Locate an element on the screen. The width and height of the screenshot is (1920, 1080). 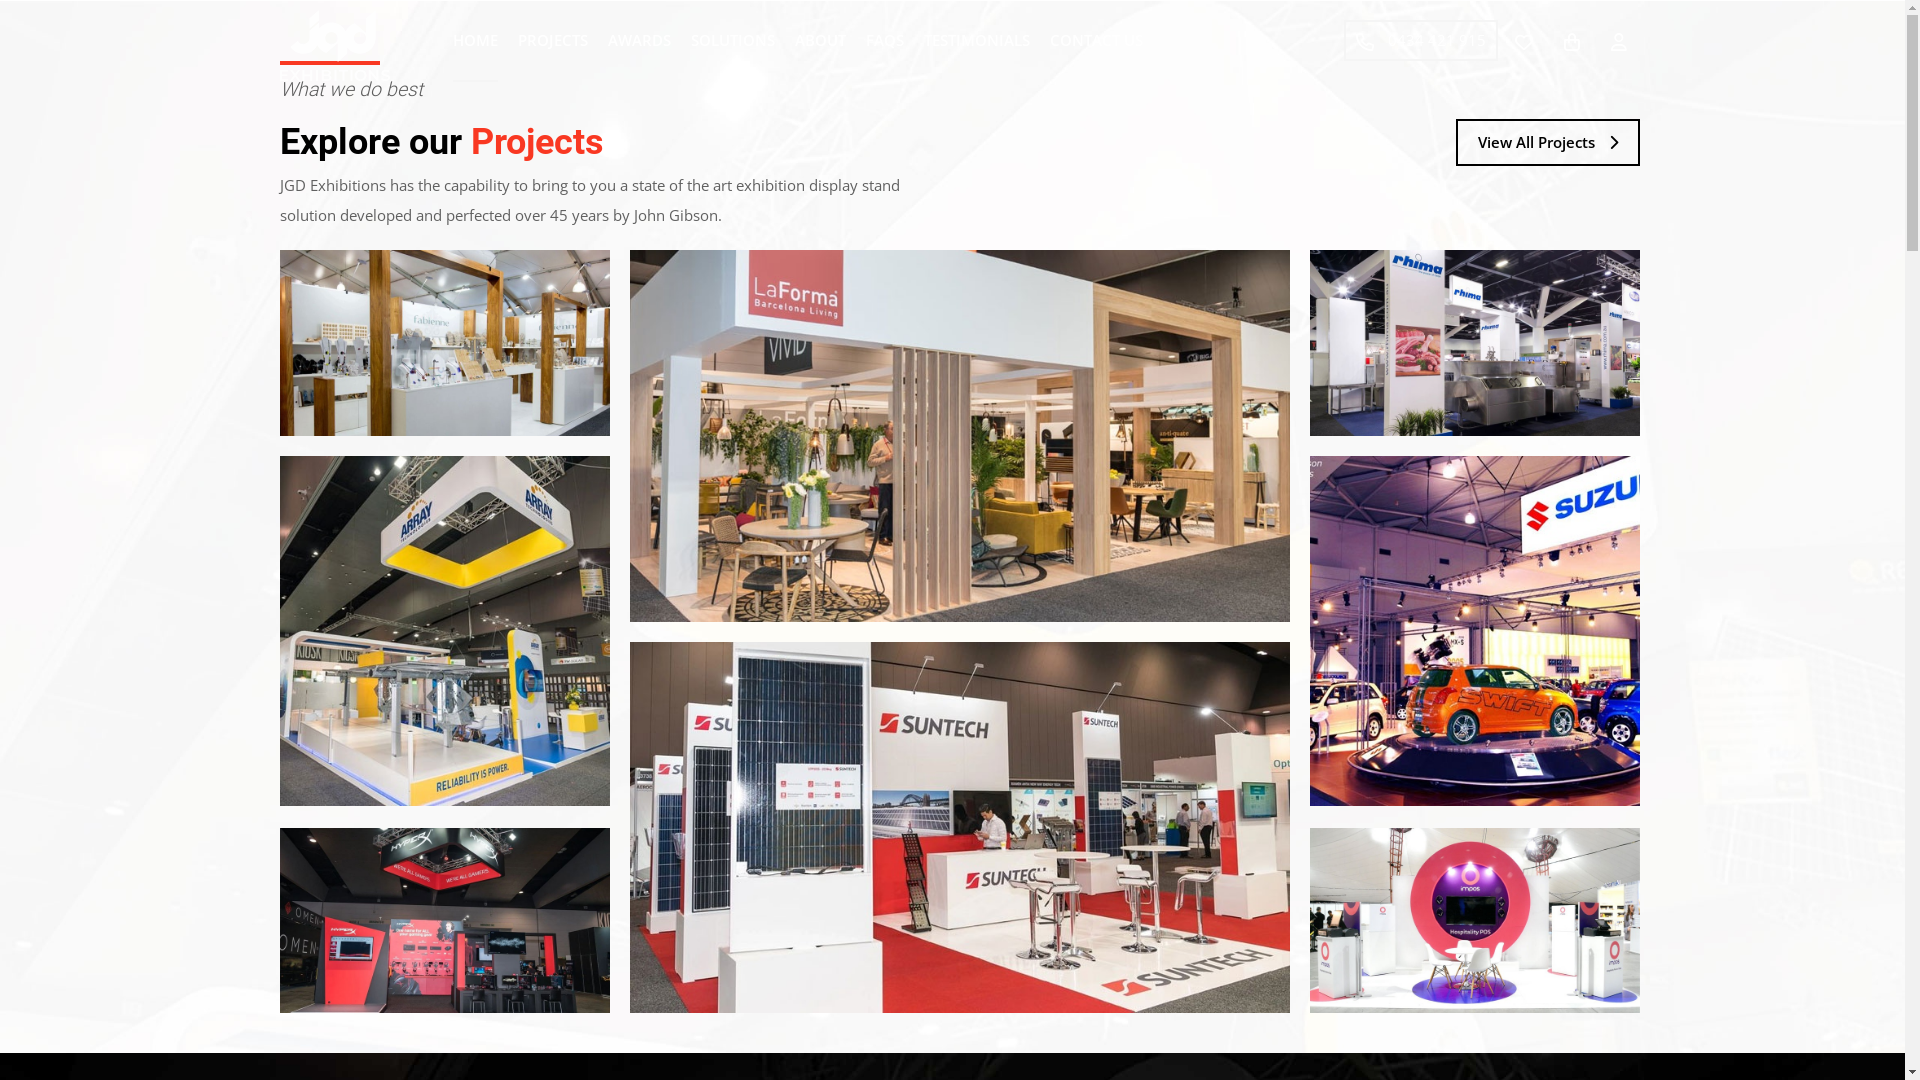
'JGD Exhibitions' is located at coordinates (335, 45).